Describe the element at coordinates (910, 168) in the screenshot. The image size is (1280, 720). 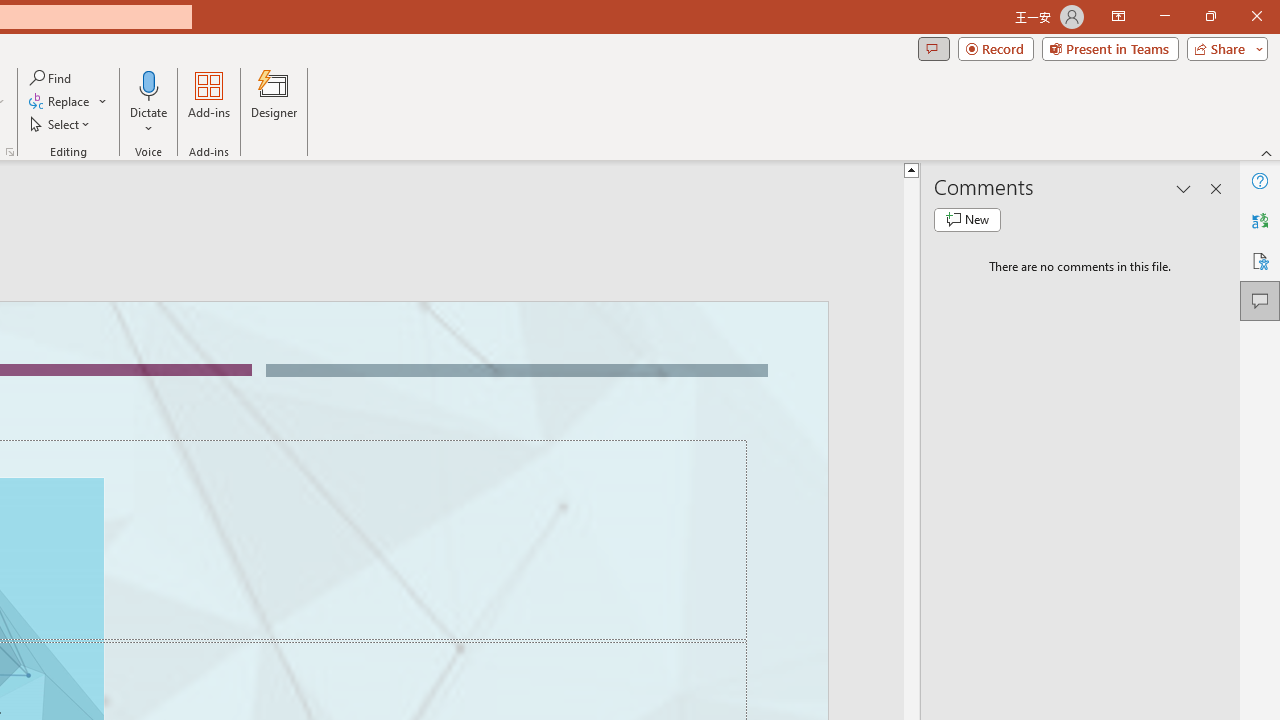
I see `'Line up'` at that location.